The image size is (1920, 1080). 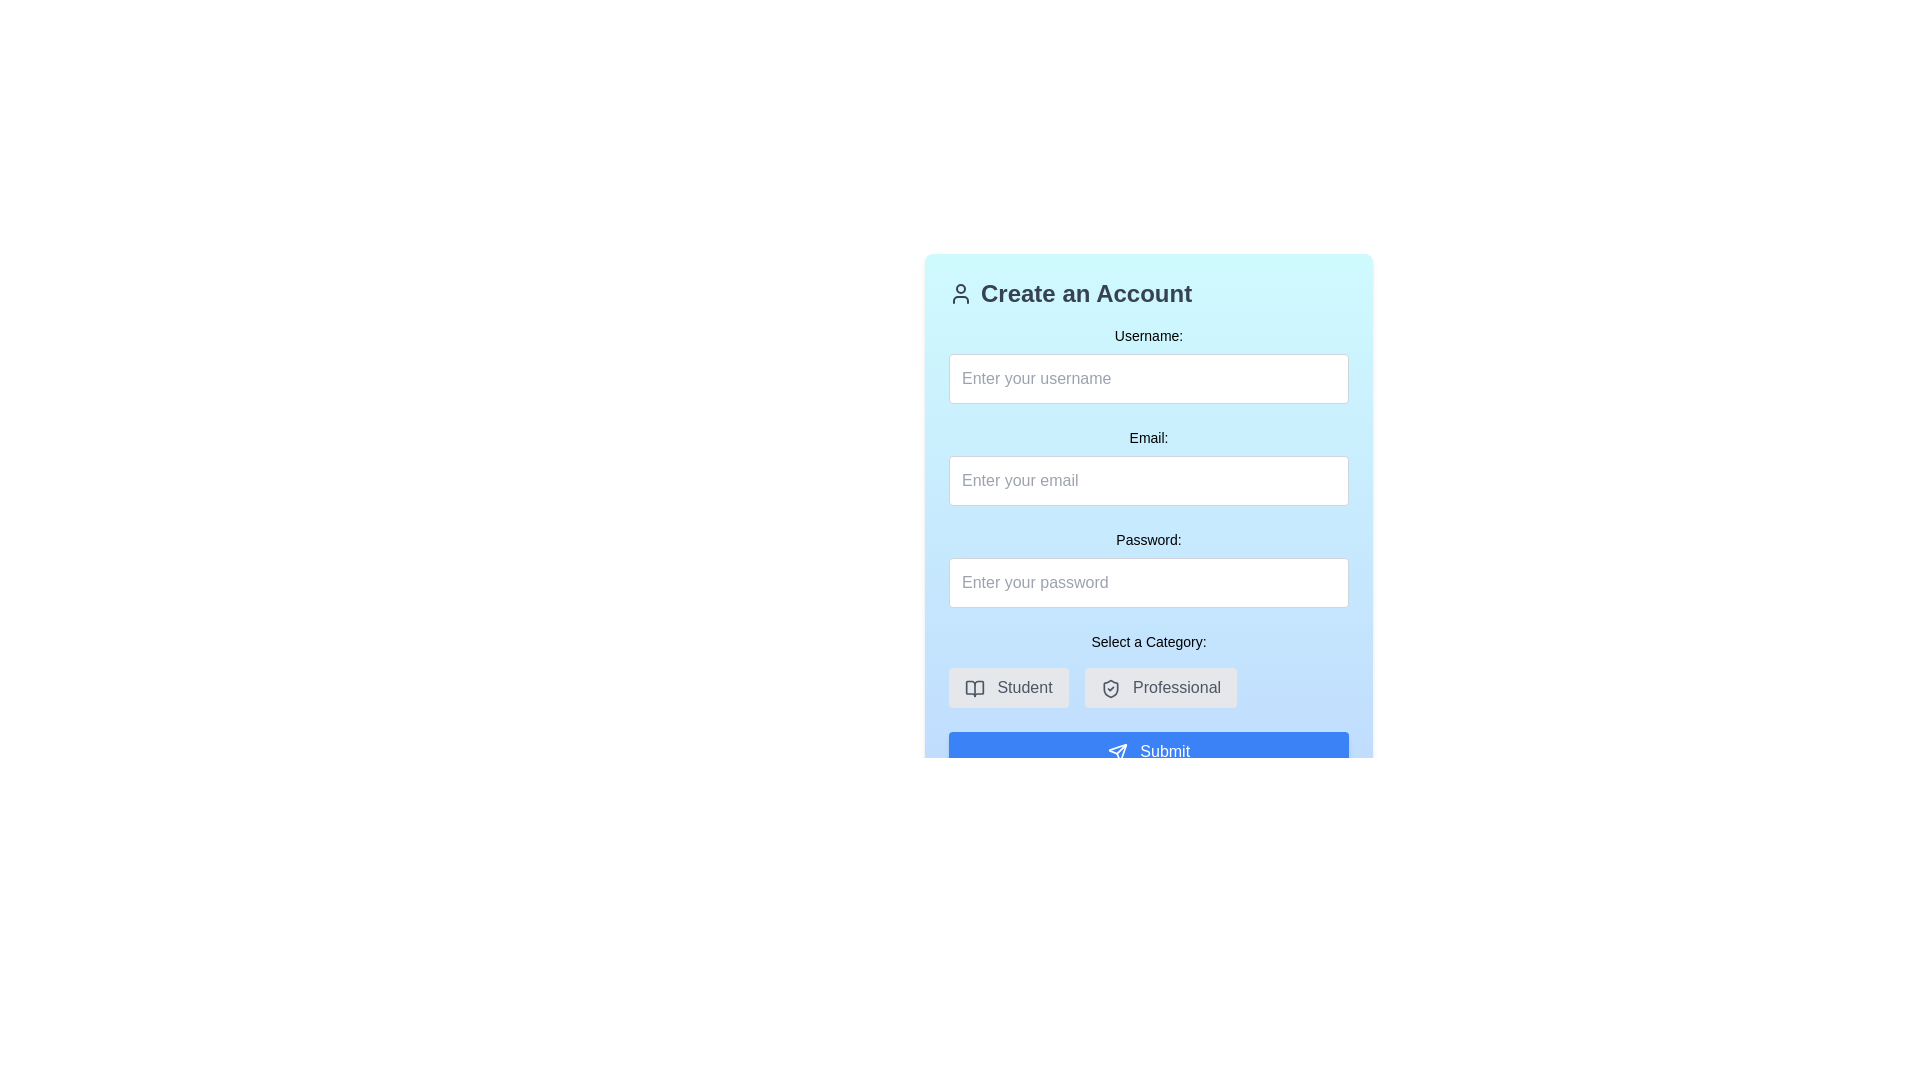 What do you see at coordinates (1148, 670) in the screenshot?
I see `the 'Student' and 'Professional' options in the labeled button group` at bounding box center [1148, 670].